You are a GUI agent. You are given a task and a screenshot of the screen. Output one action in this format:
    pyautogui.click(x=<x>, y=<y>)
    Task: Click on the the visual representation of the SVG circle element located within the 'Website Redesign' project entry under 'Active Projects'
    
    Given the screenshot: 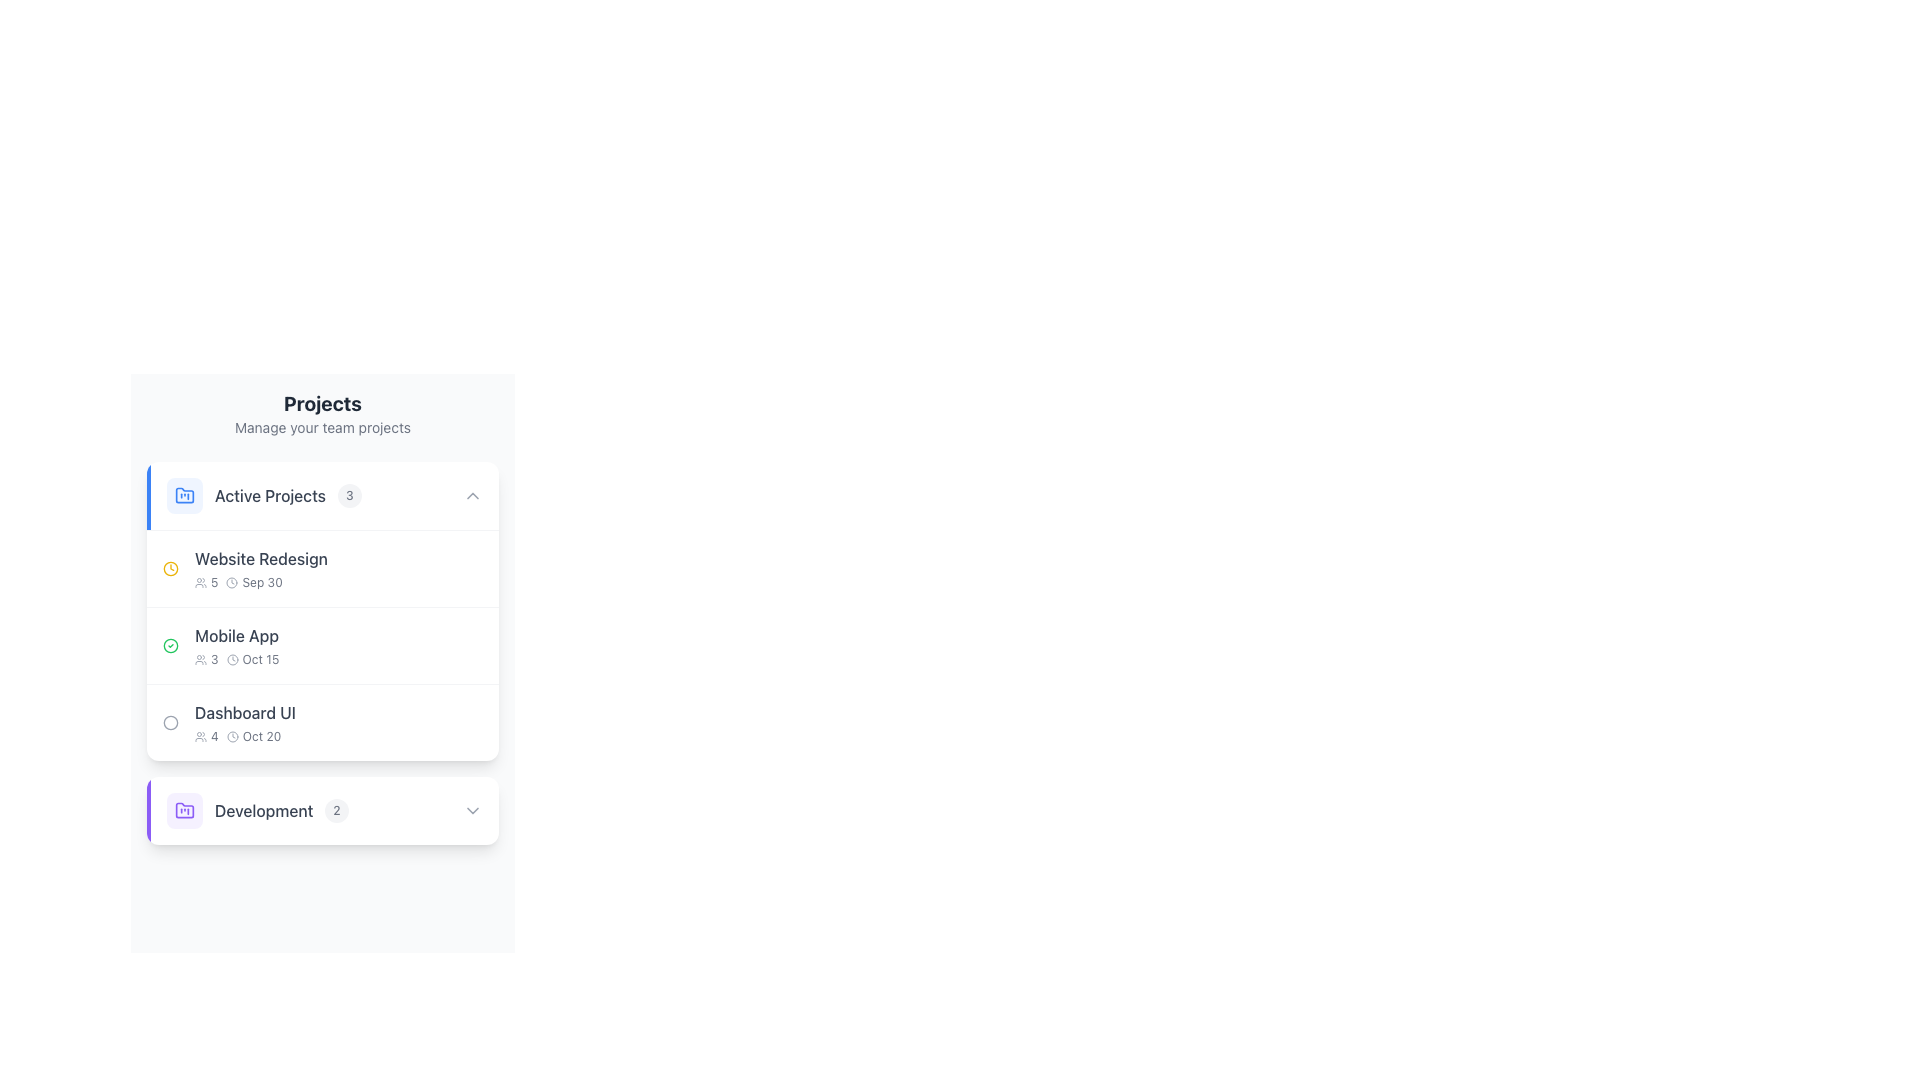 What is the action you would take?
    pyautogui.click(x=232, y=736)
    